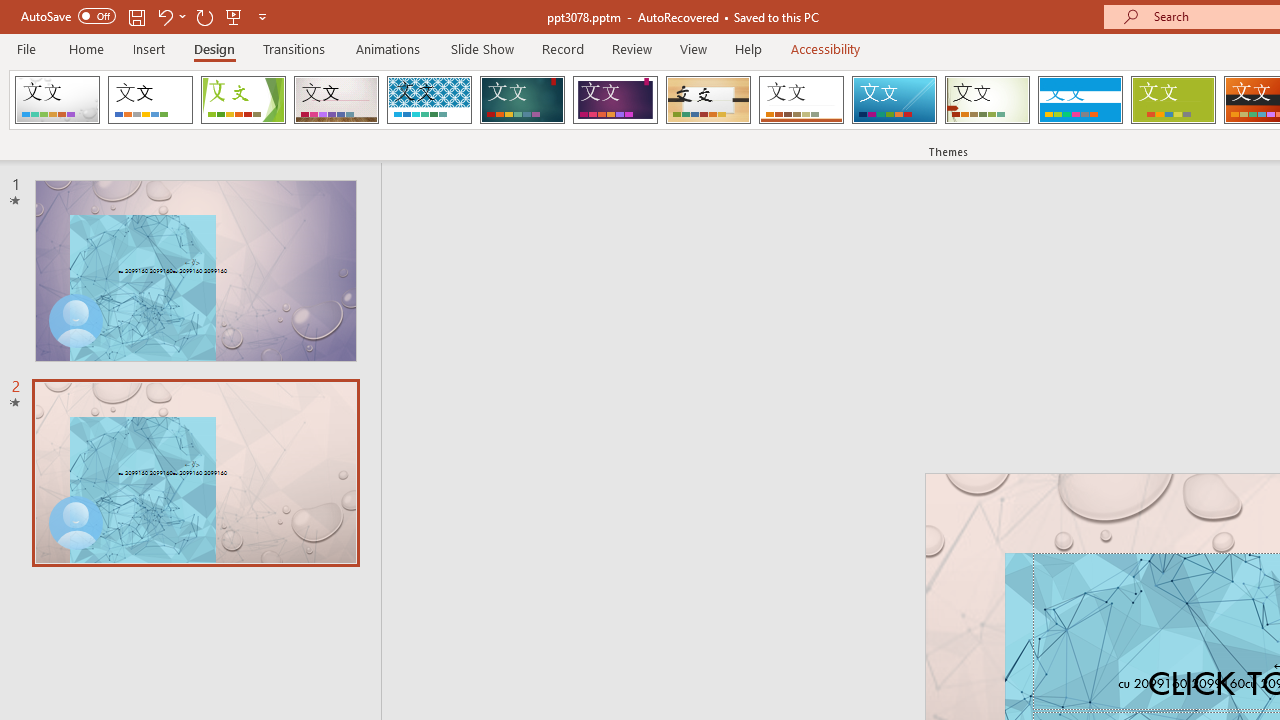 This screenshot has height=720, width=1280. What do you see at coordinates (336, 100) in the screenshot?
I see `'Gallery'` at bounding box center [336, 100].